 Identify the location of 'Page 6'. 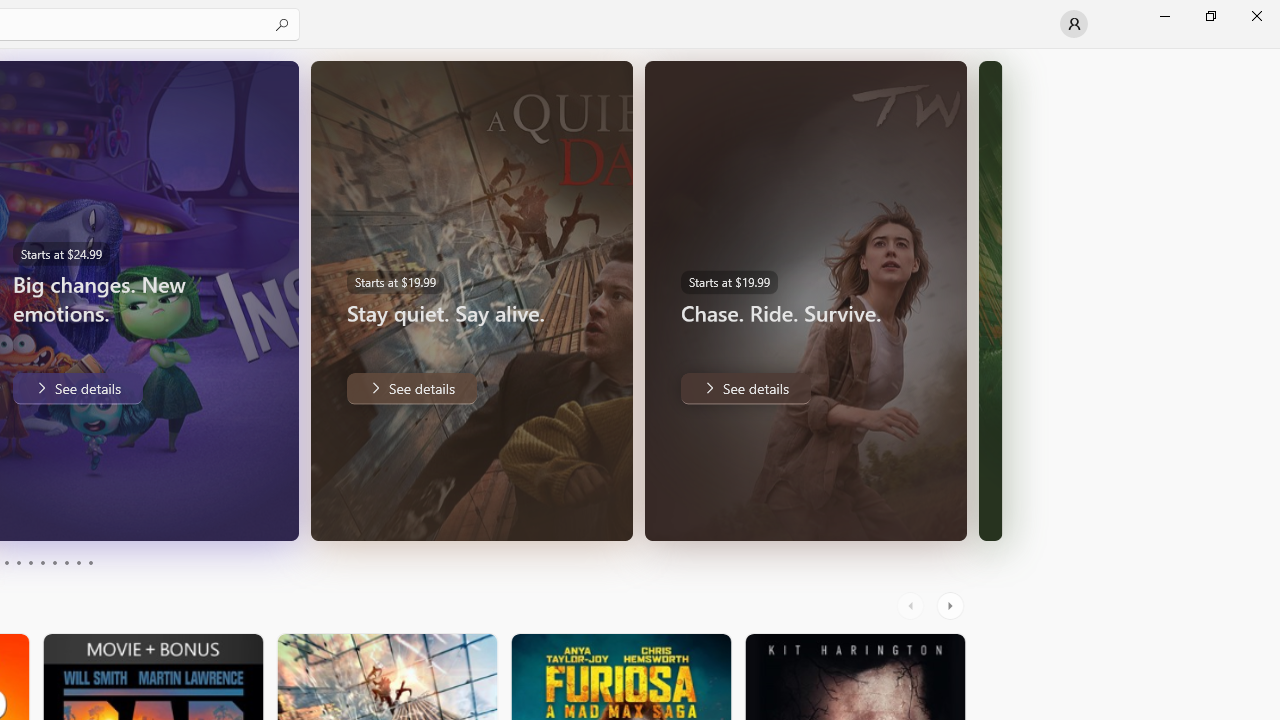
(42, 563).